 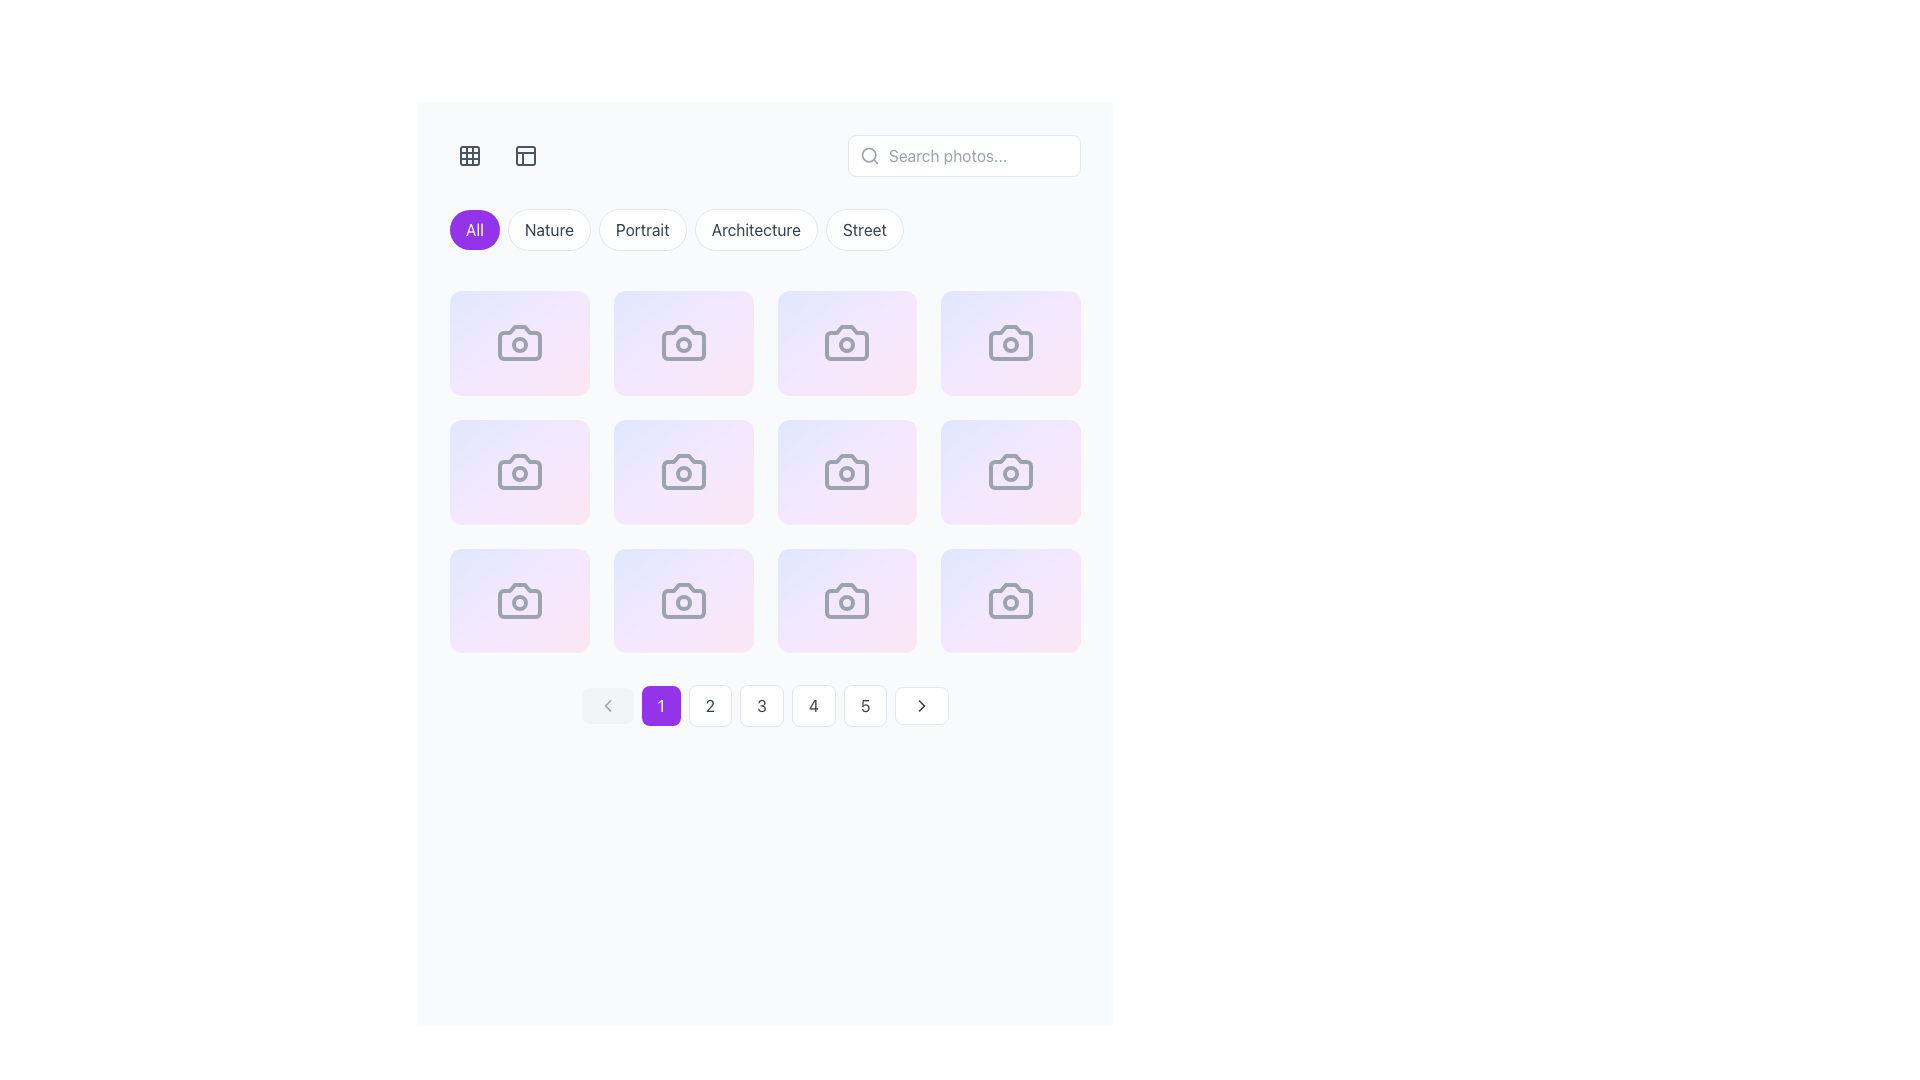 What do you see at coordinates (519, 344) in the screenshot?
I see `the circular decorative graphic within the camera icon located in the first row and first column of the grid layout` at bounding box center [519, 344].